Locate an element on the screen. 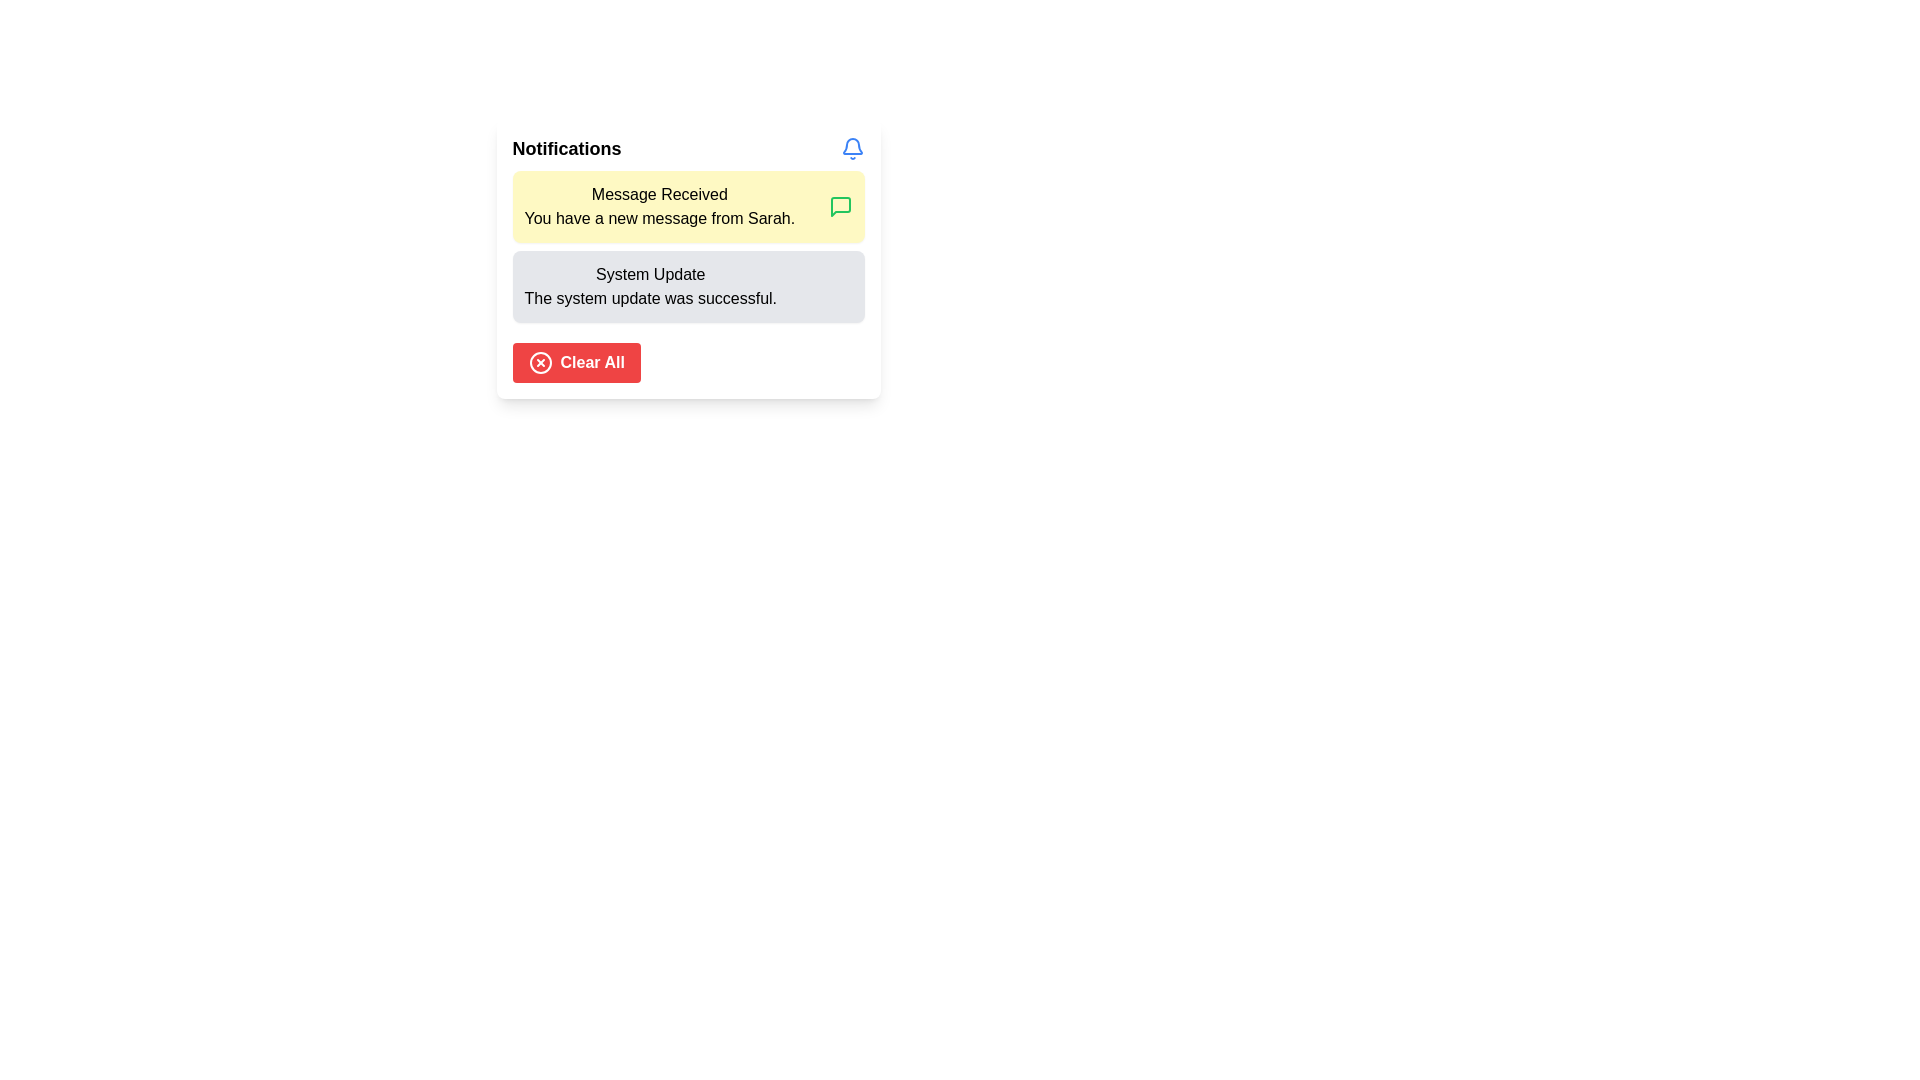 The image size is (1920, 1080). the green chat icon located in the top-right corner of the yellow-highlighted notification card that reads 'Message Received' from Sarah to interact with it is located at coordinates (840, 207).